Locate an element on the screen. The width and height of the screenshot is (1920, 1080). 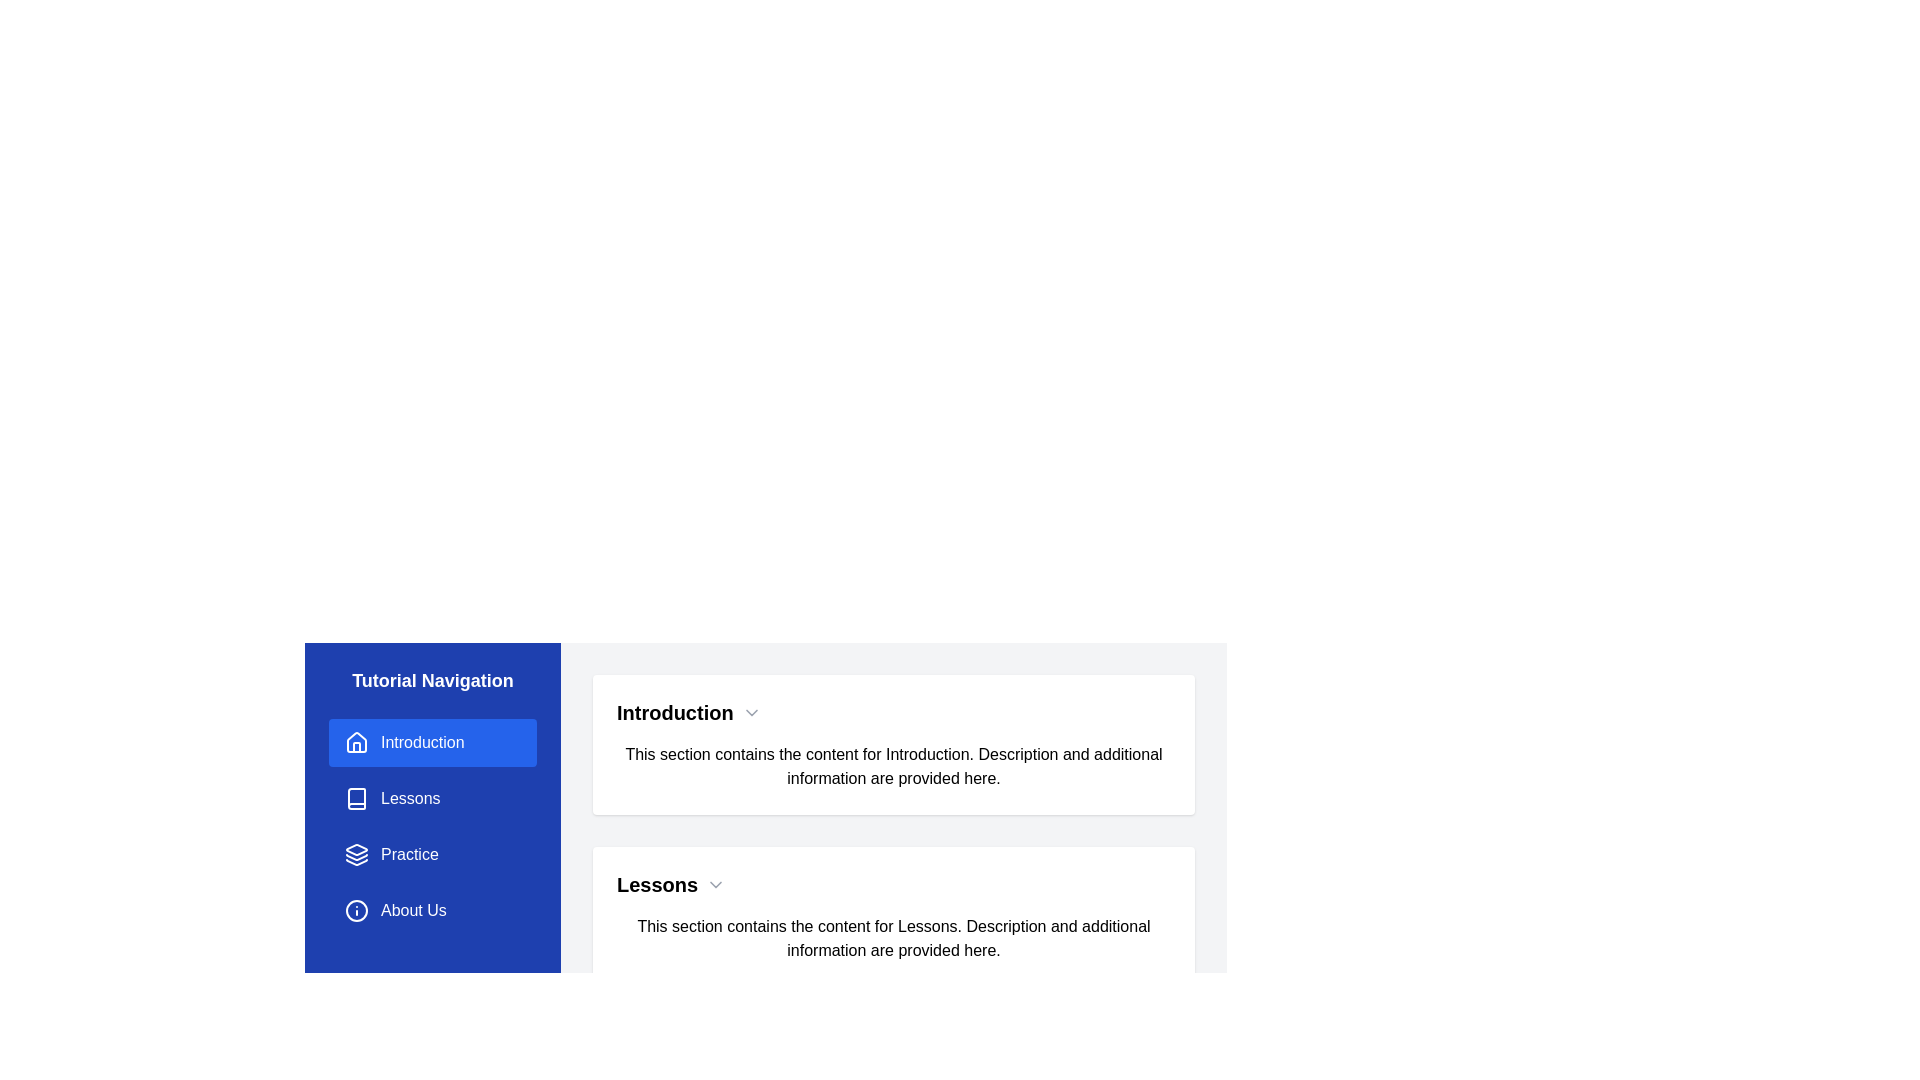
the 'Lessons' navigation button located in the left sidebar is located at coordinates (431, 797).